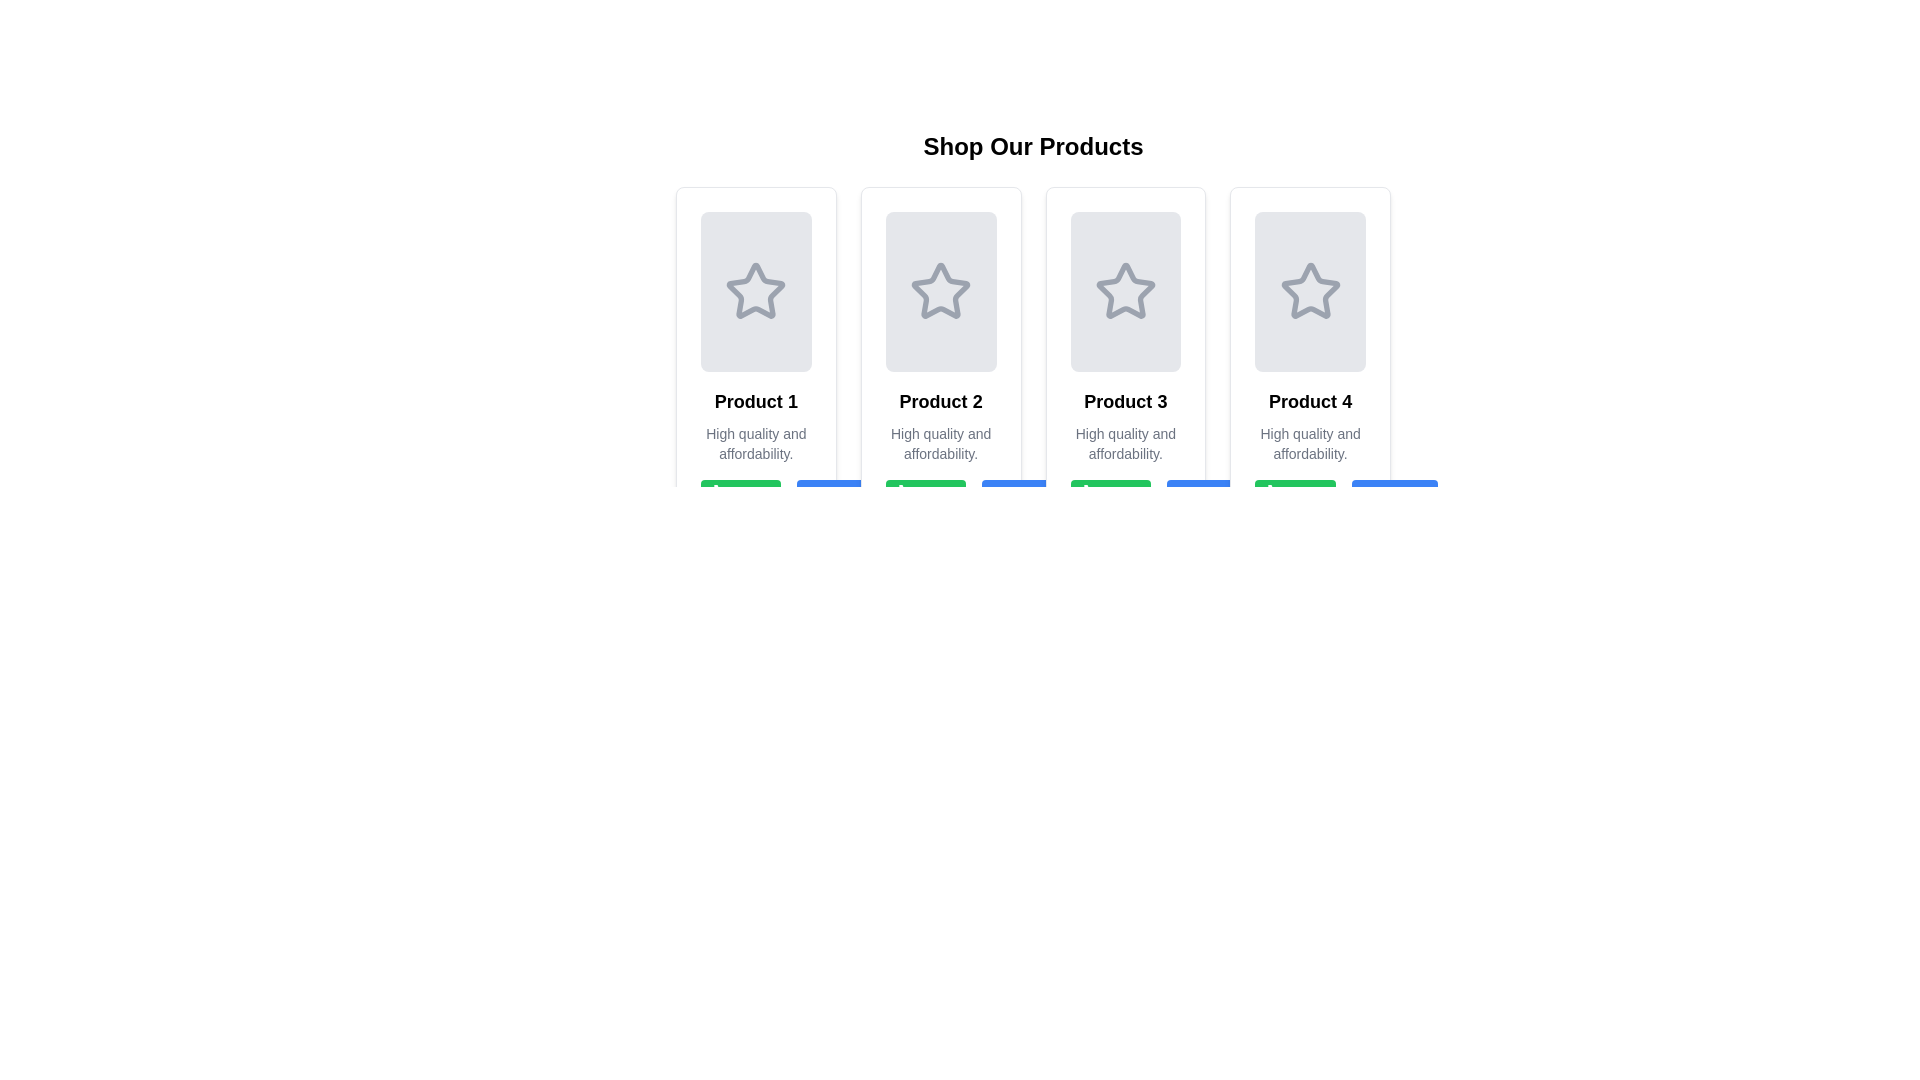 The width and height of the screenshot is (1920, 1080). Describe the element at coordinates (755, 292) in the screenshot. I see `the light gray rectangular block with rounded corners that contains a star icon, located in the upper section of the 'Product 1' card, directly above the product title and description` at that location.